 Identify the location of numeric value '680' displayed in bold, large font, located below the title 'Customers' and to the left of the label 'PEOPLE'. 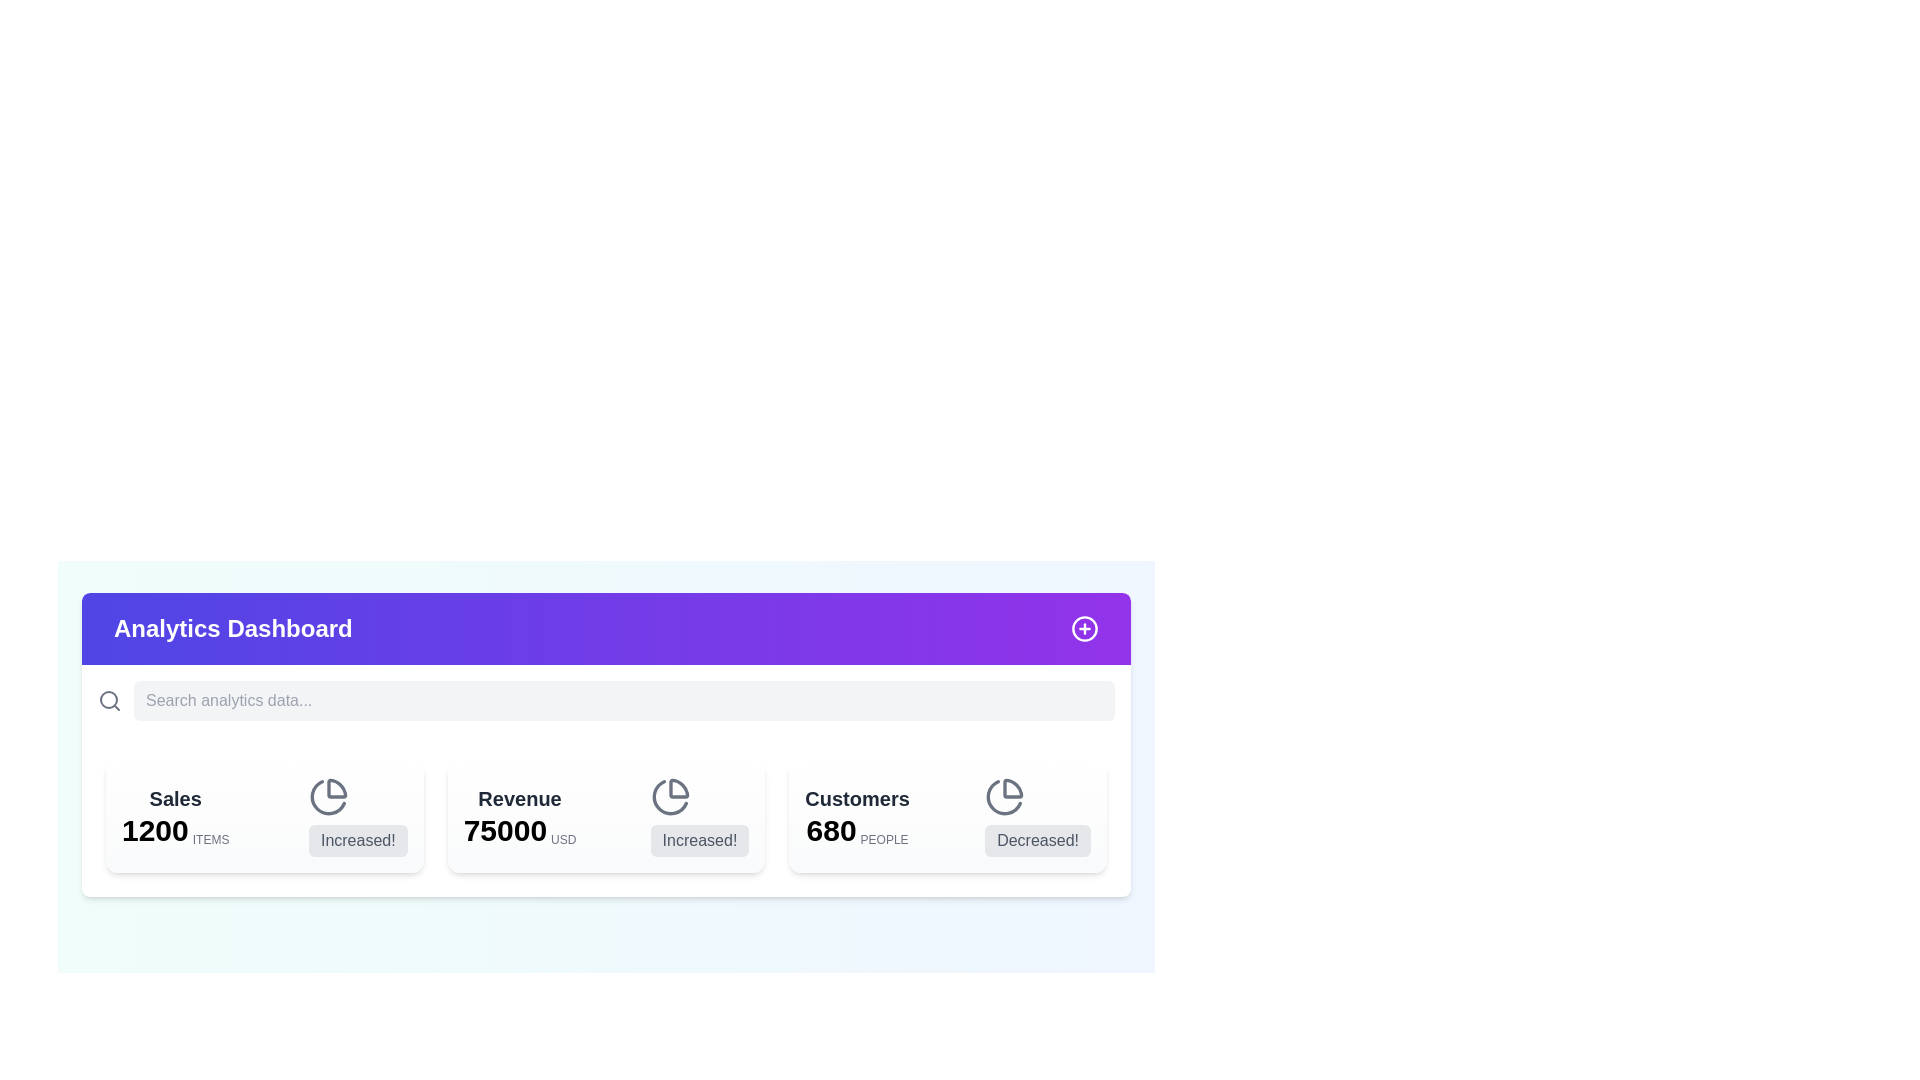
(831, 830).